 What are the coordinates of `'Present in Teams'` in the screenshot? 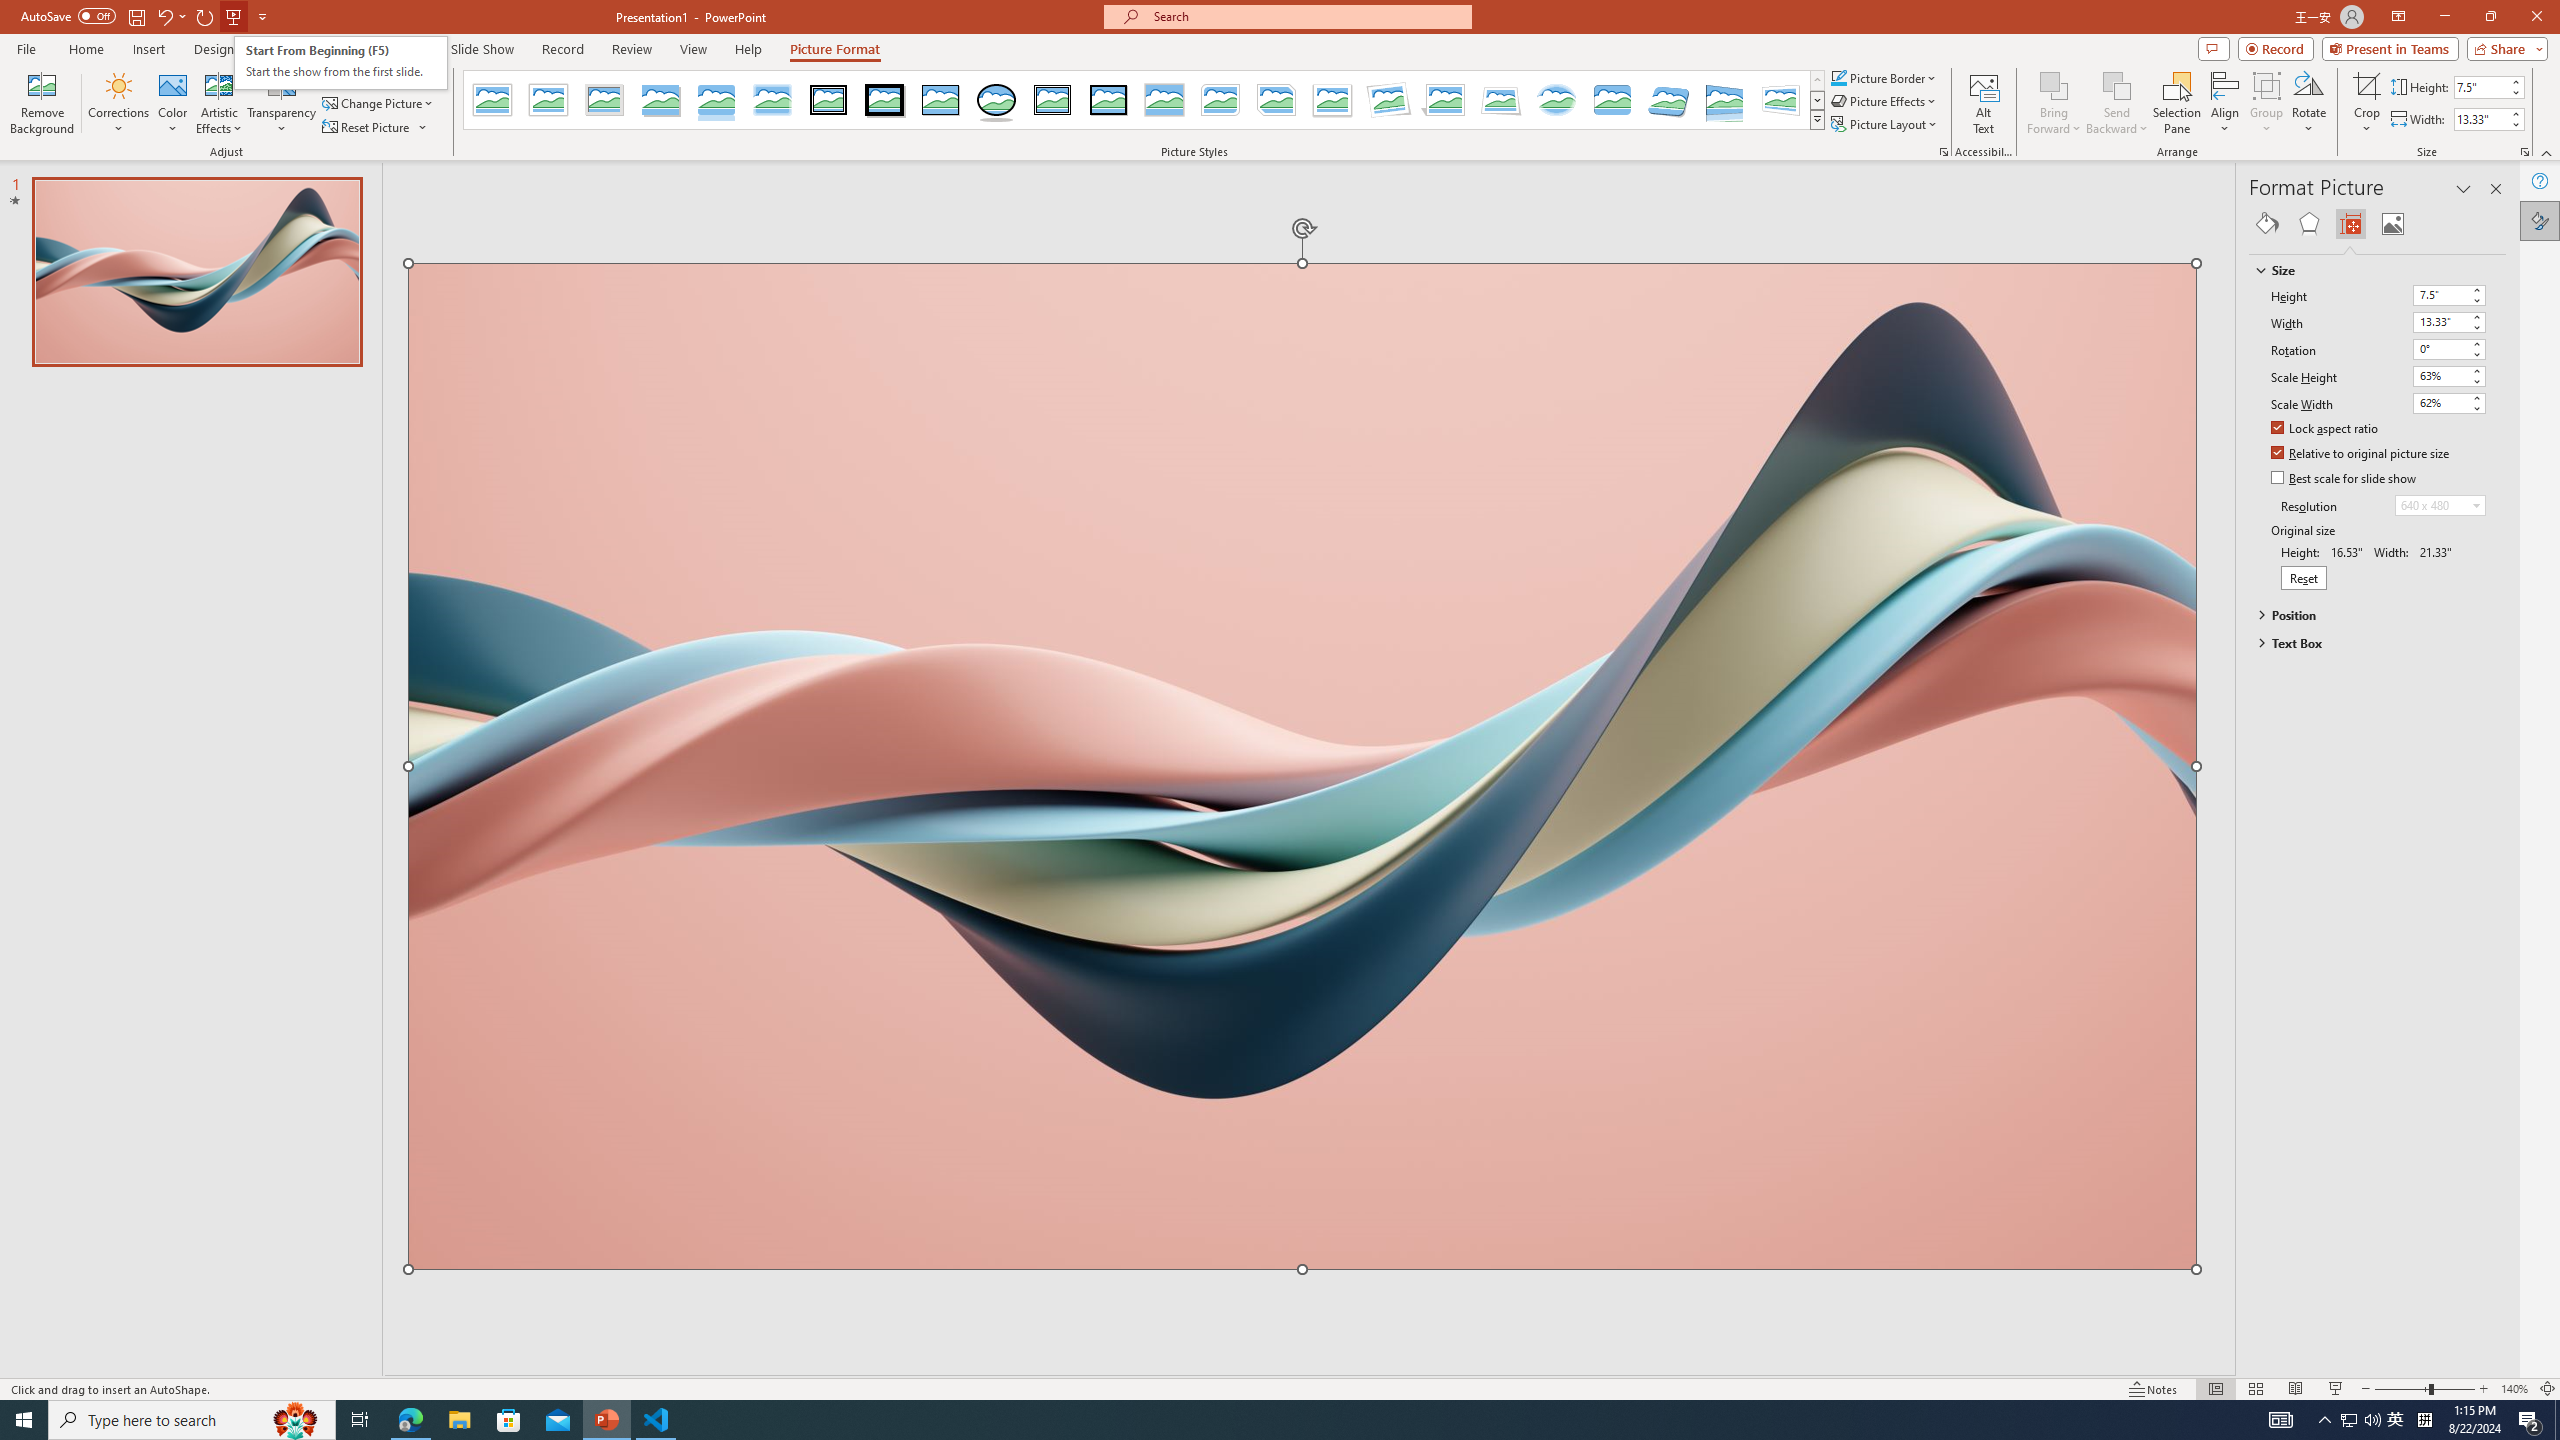 It's located at (2390, 47).